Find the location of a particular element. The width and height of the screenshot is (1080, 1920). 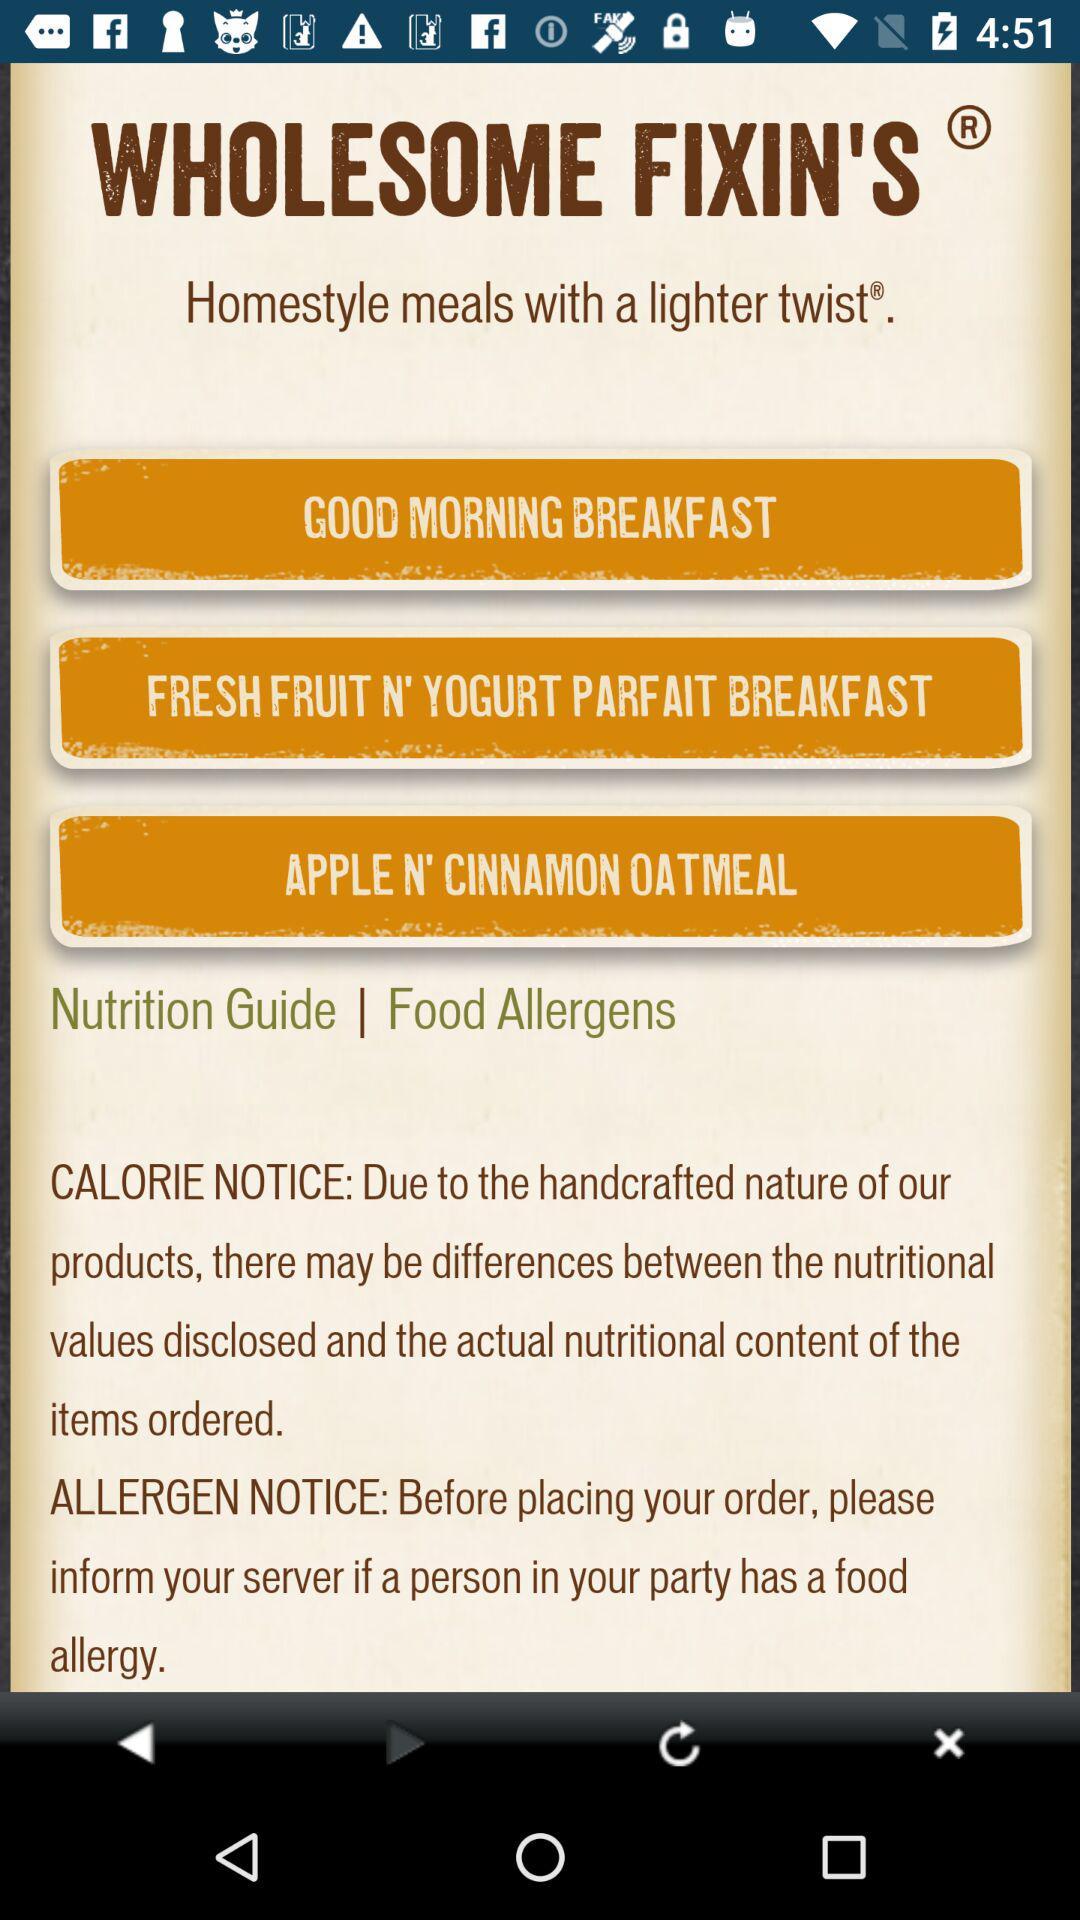

go back is located at coordinates (135, 1741).